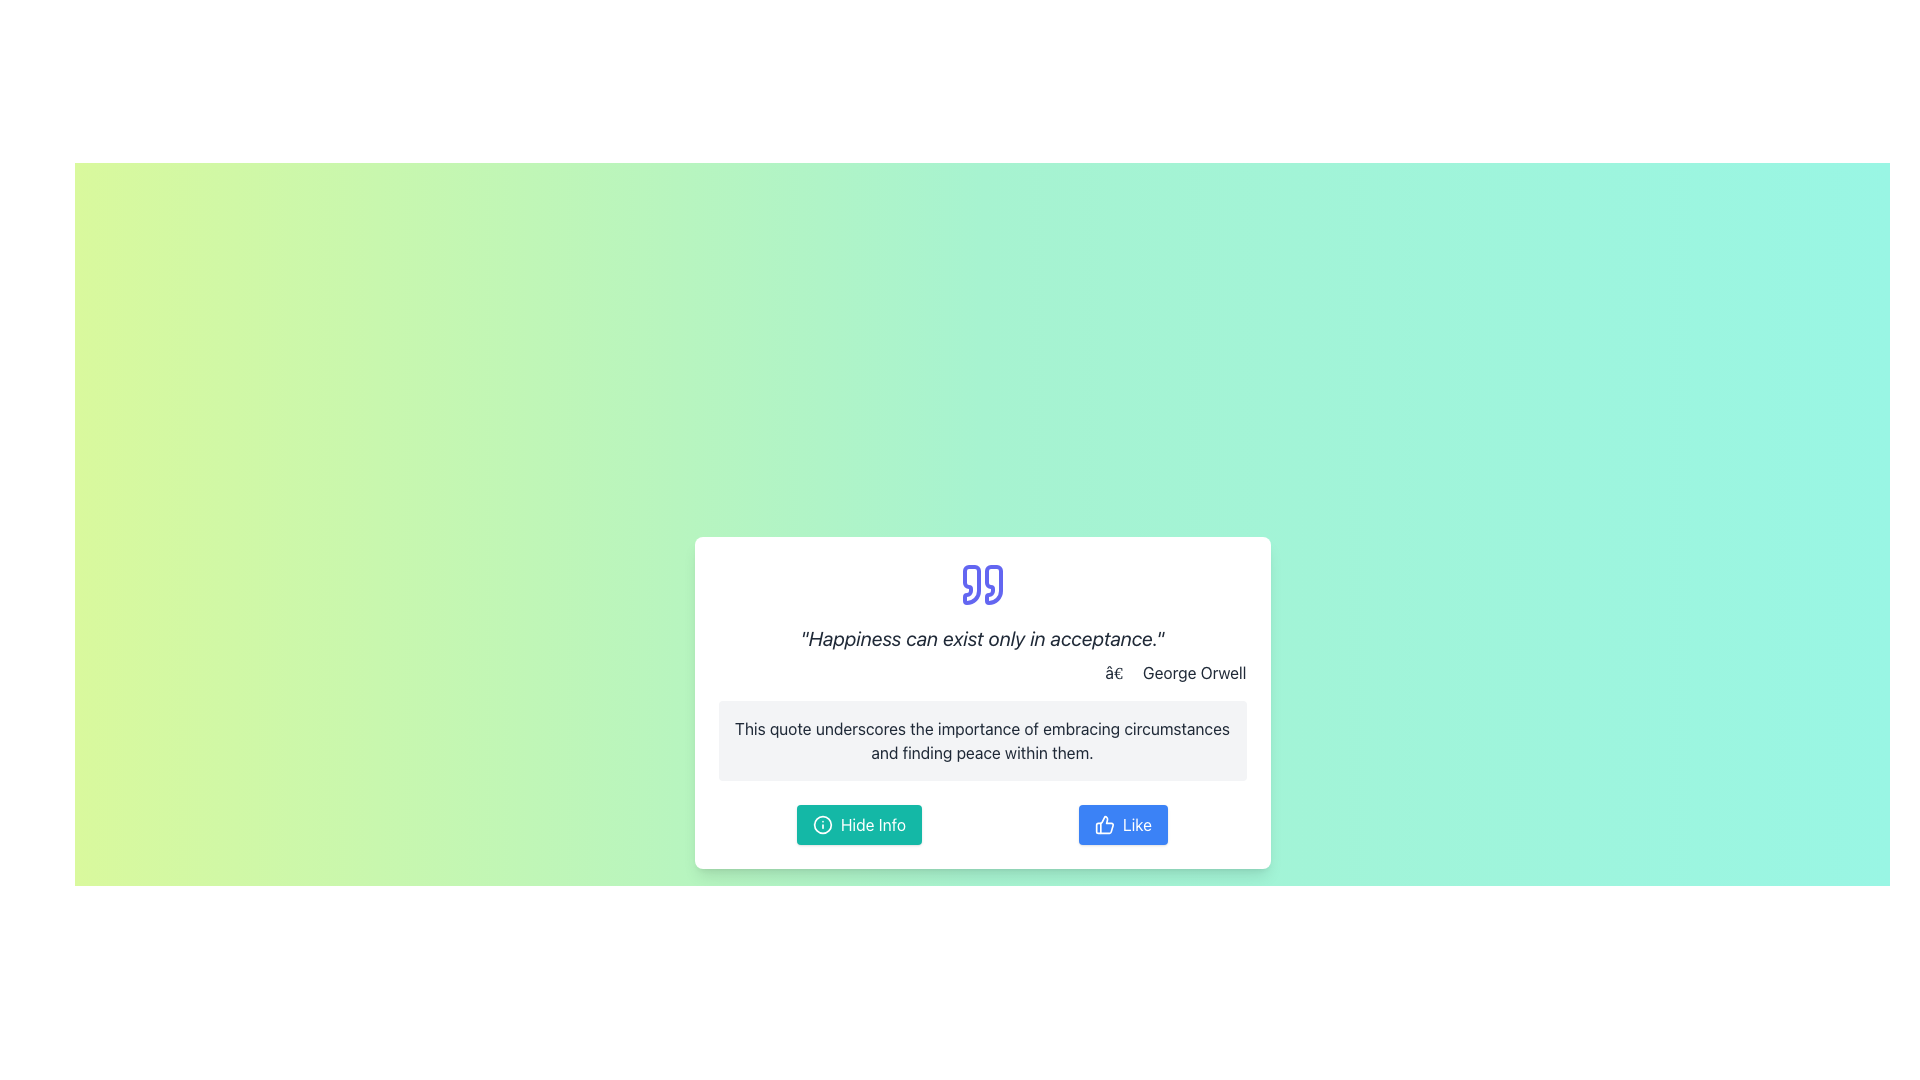 The width and height of the screenshot is (1920, 1080). Describe the element at coordinates (1103, 825) in the screenshot. I see `the thumbs-up icon located to the left of the 'Like' text` at that location.